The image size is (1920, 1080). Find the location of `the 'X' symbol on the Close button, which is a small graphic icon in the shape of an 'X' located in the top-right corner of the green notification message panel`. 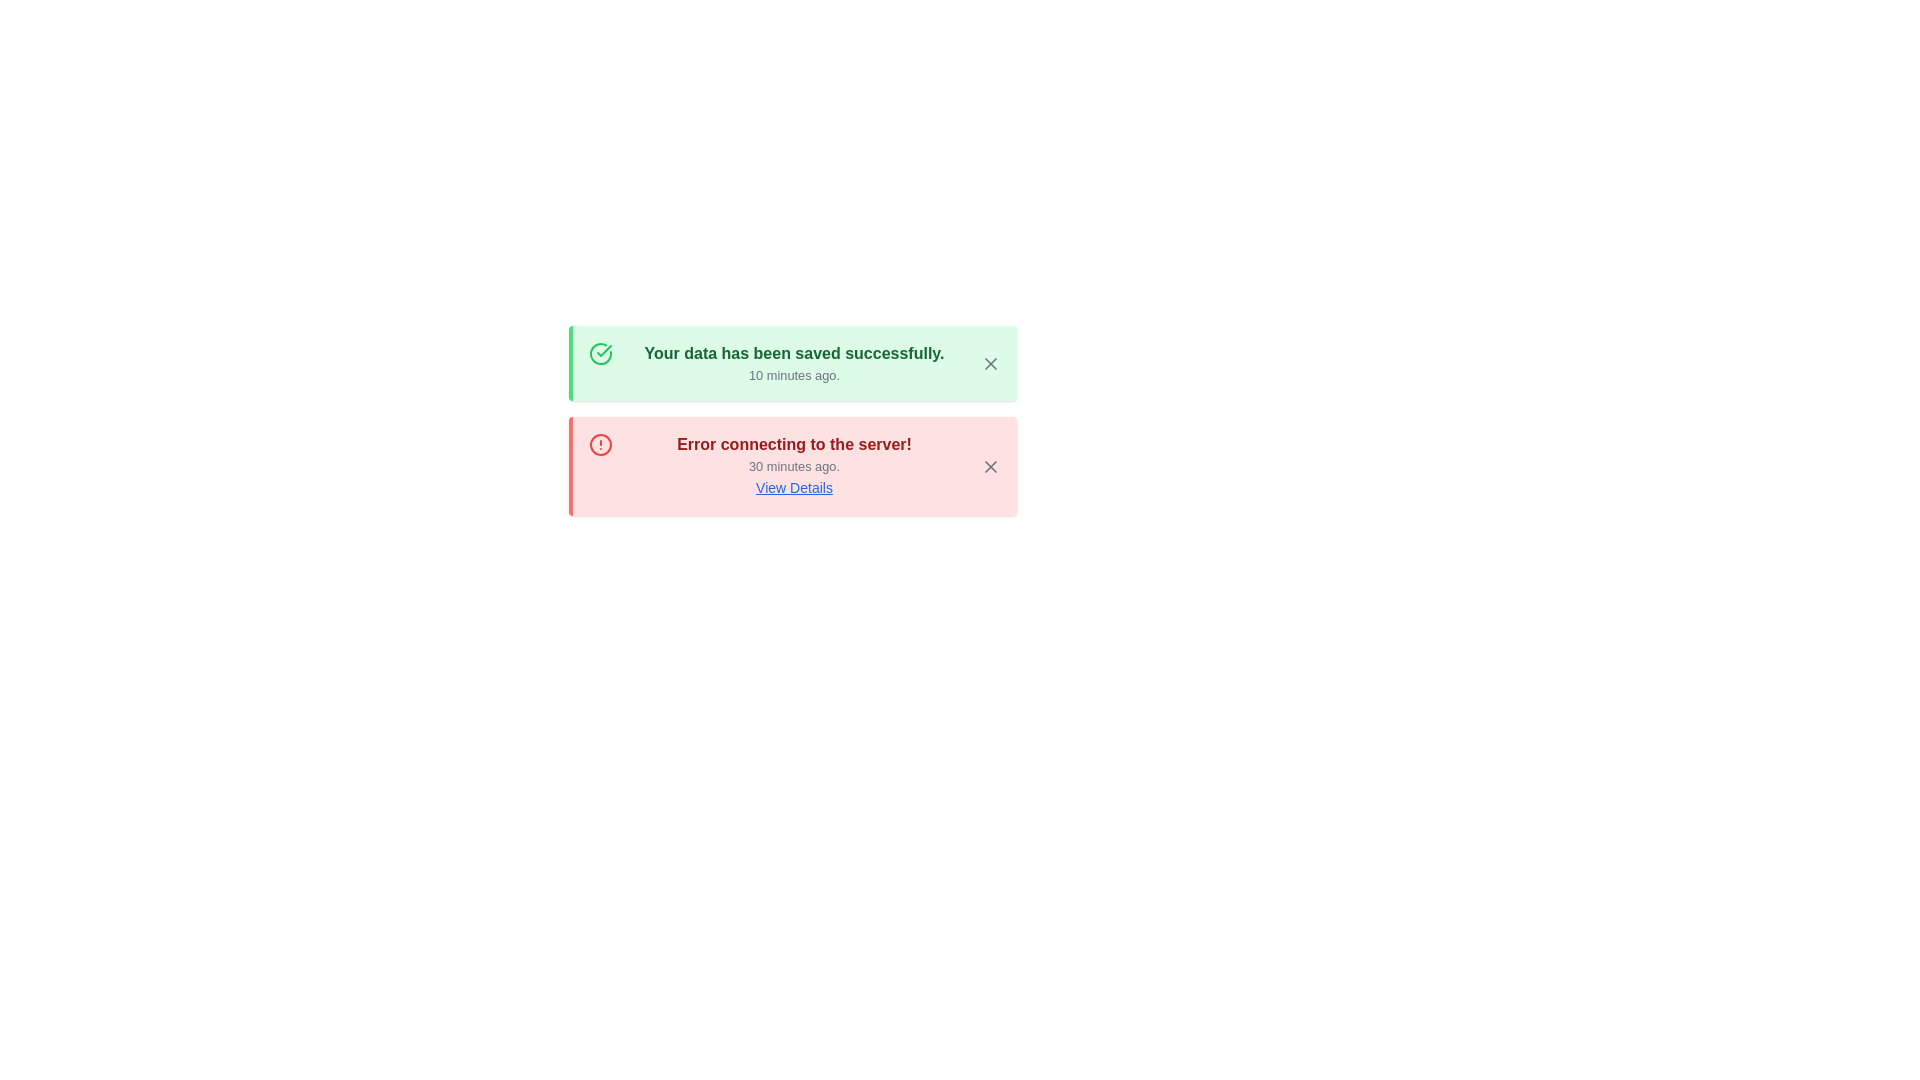

the 'X' symbol on the Close button, which is a small graphic icon in the shape of an 'X' located in the top-right corner of the green notification message panel is located at coordinates (990, 363).